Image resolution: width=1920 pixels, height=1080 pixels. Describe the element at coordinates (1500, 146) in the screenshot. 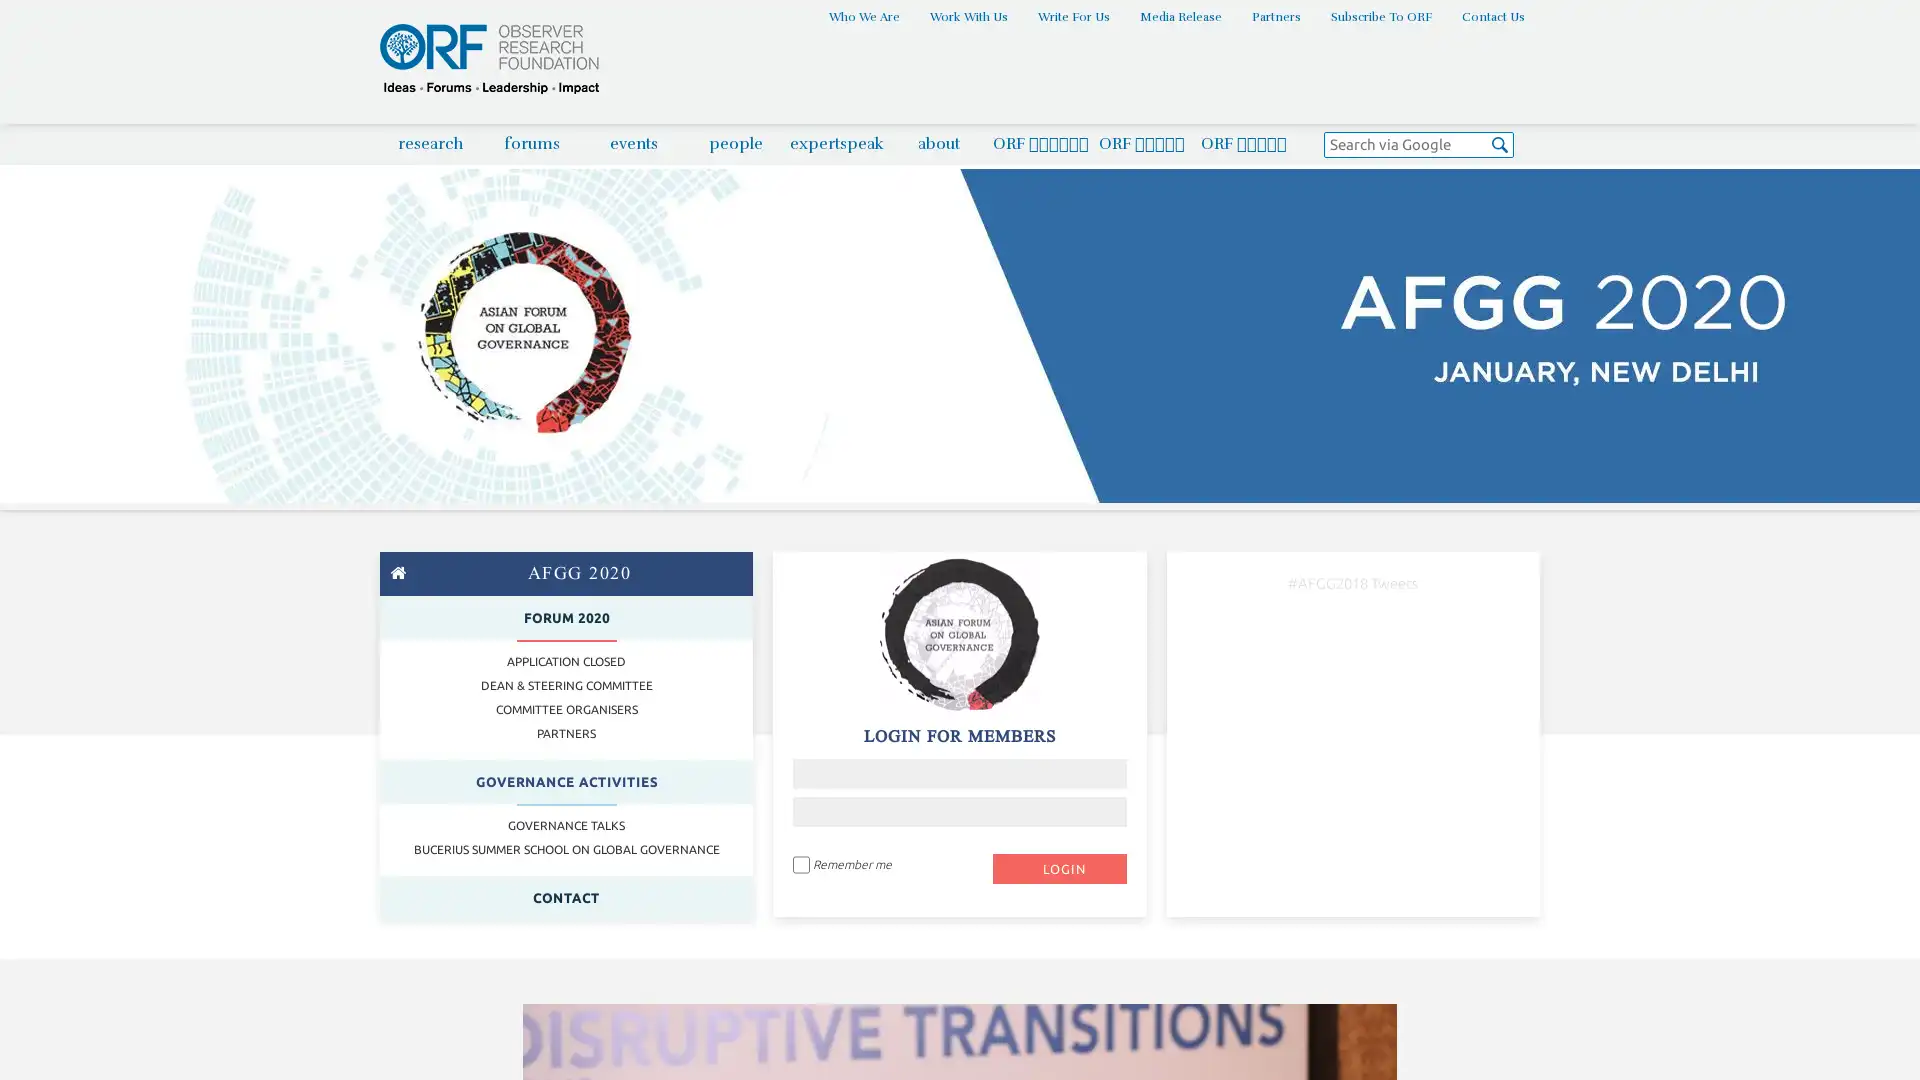

I see `search` at that location.